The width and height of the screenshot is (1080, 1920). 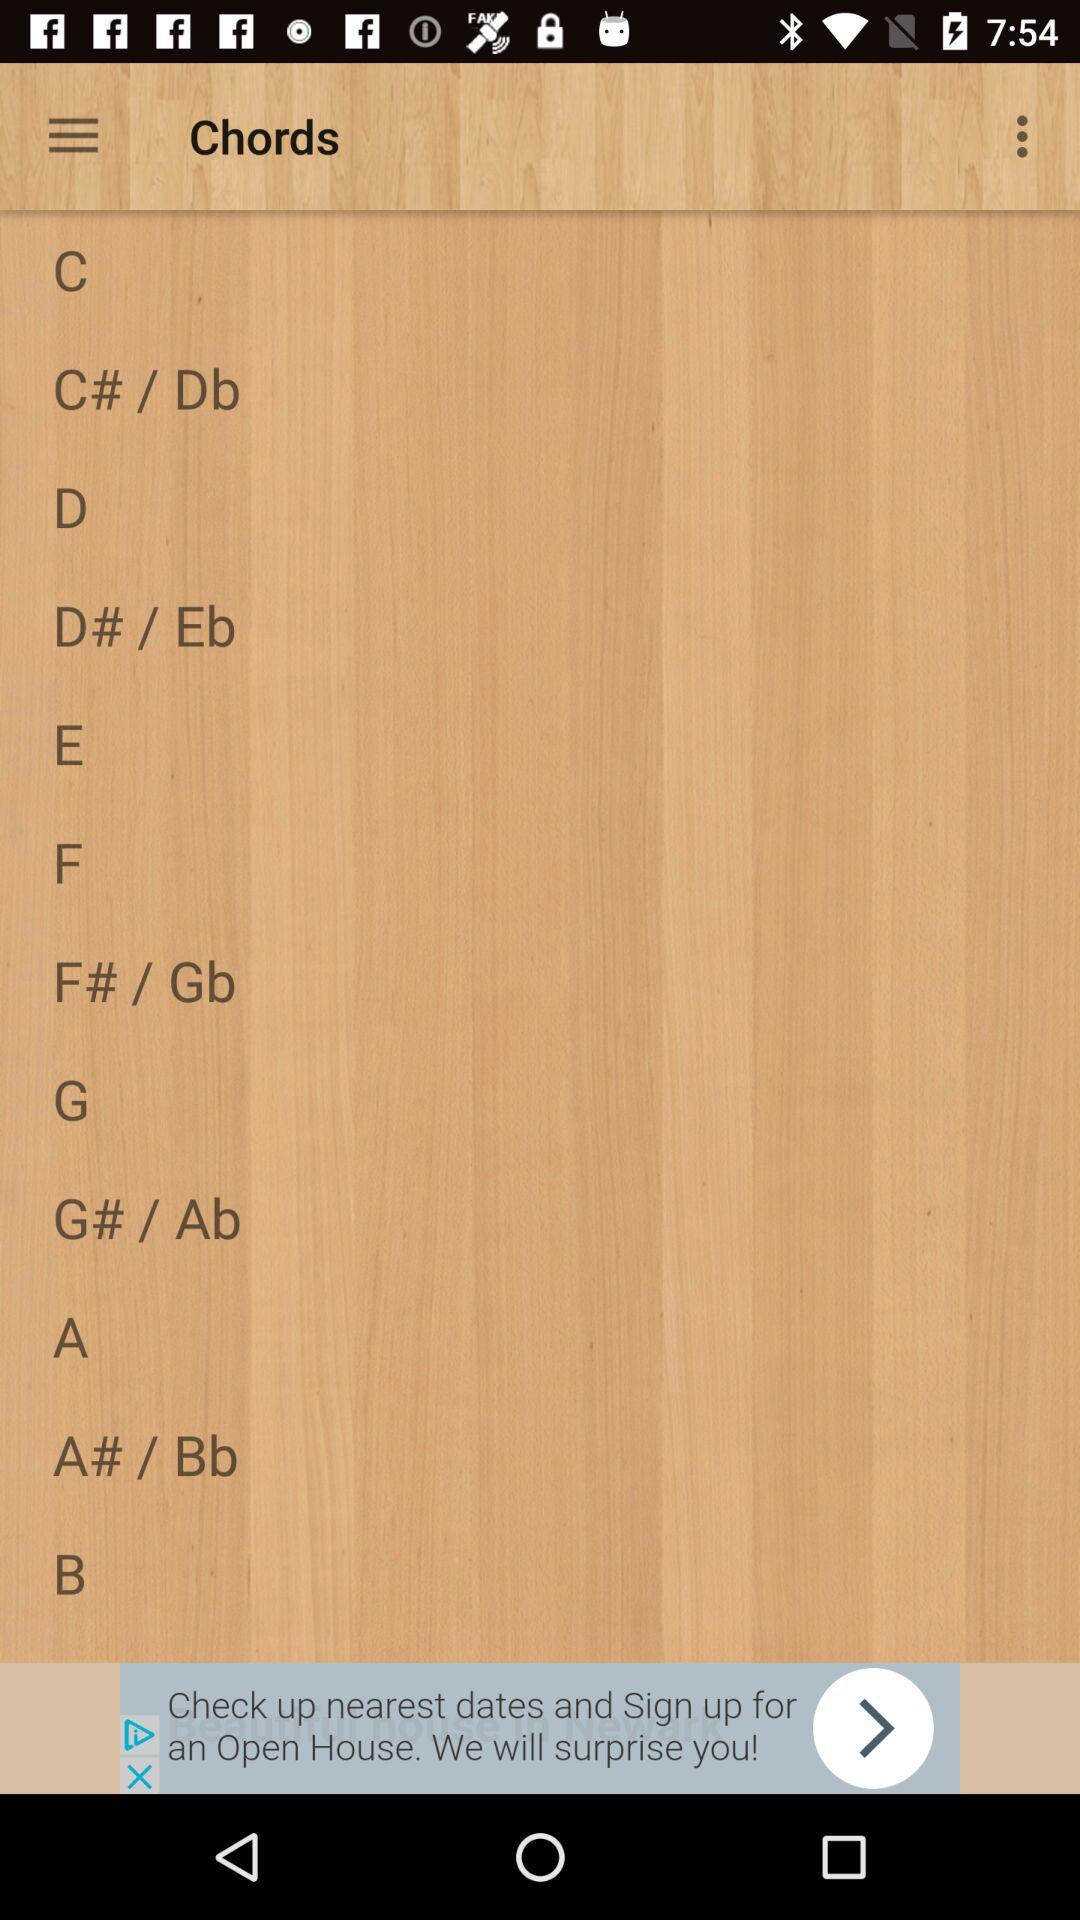 I want to click on share link, so click(x=540, y=1727).